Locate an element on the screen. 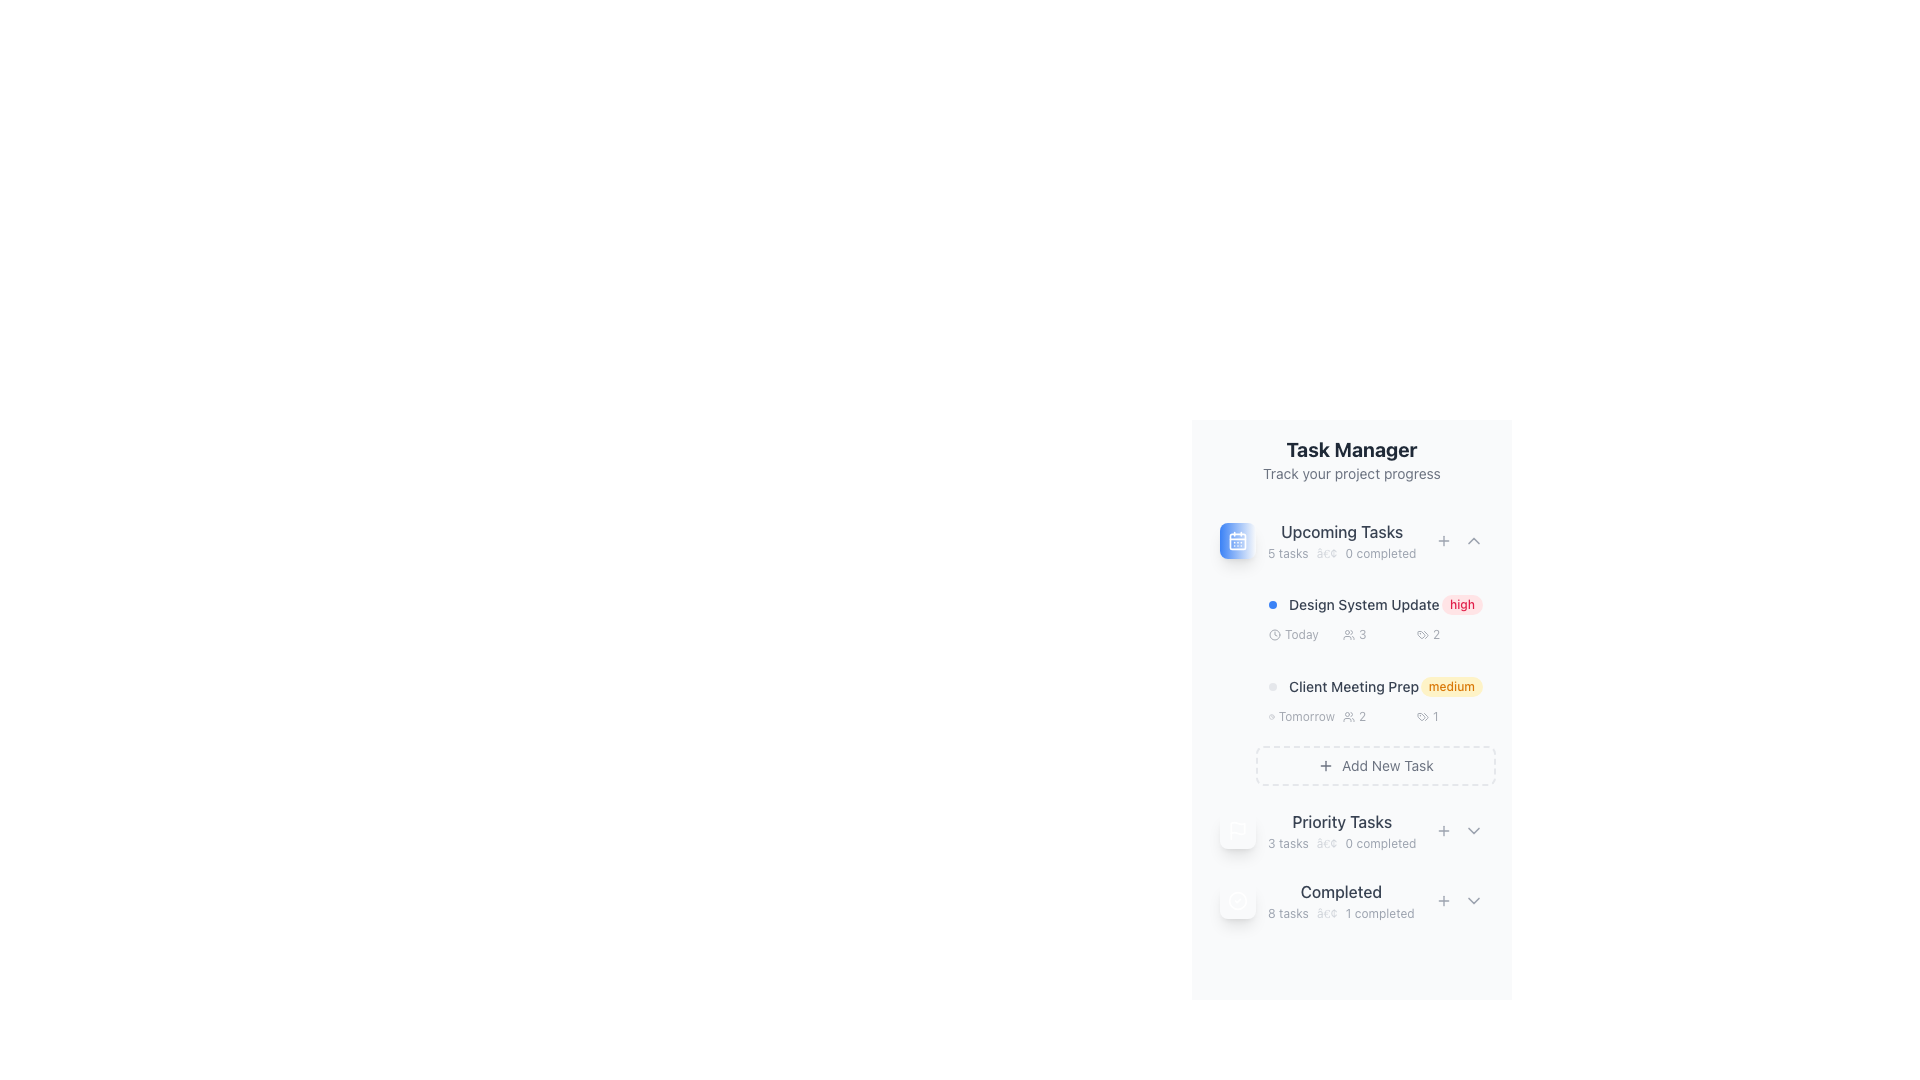 The image size is (1920, 1080). the List Item Header labeled 'Priority Tasks' is located at coordinates (1318, 830).